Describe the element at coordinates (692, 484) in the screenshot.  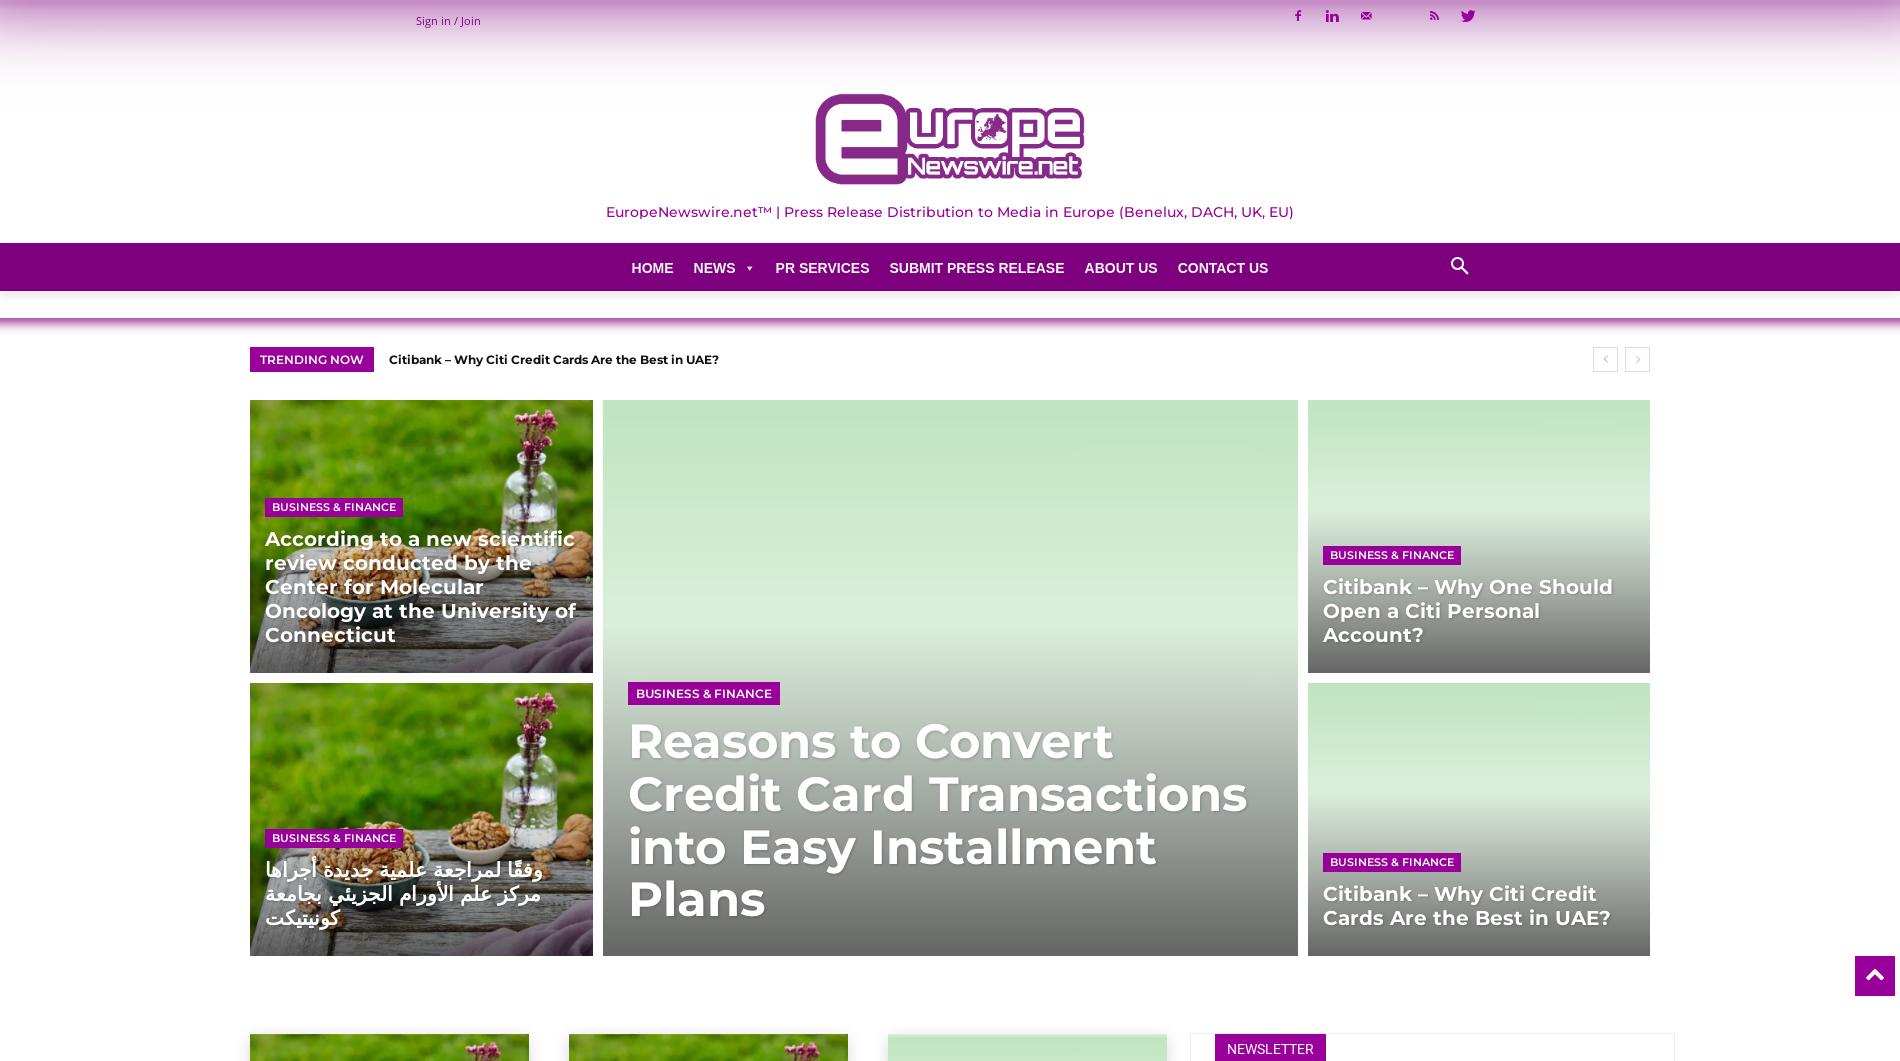
I see `'Conferences & Seminars'` at that location.